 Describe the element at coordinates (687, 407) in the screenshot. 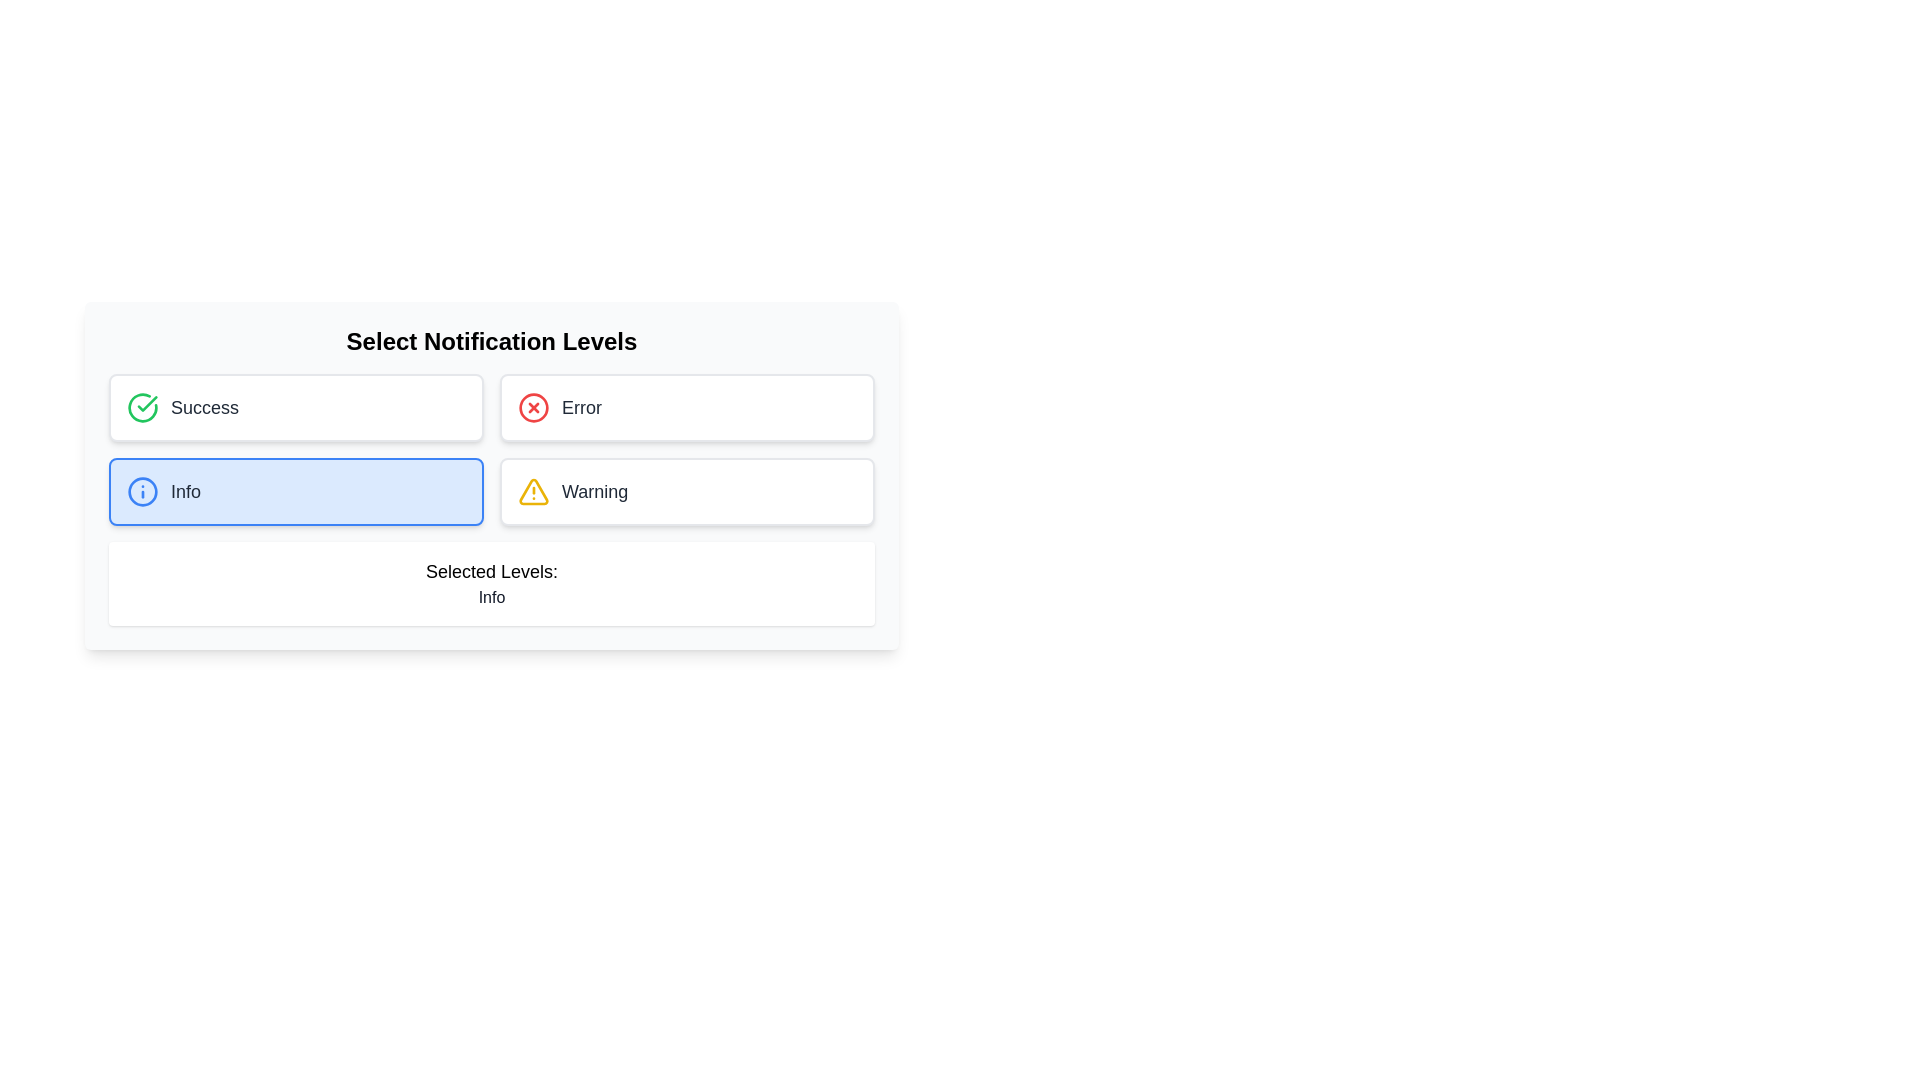

I see `the Error notification button` at that location.